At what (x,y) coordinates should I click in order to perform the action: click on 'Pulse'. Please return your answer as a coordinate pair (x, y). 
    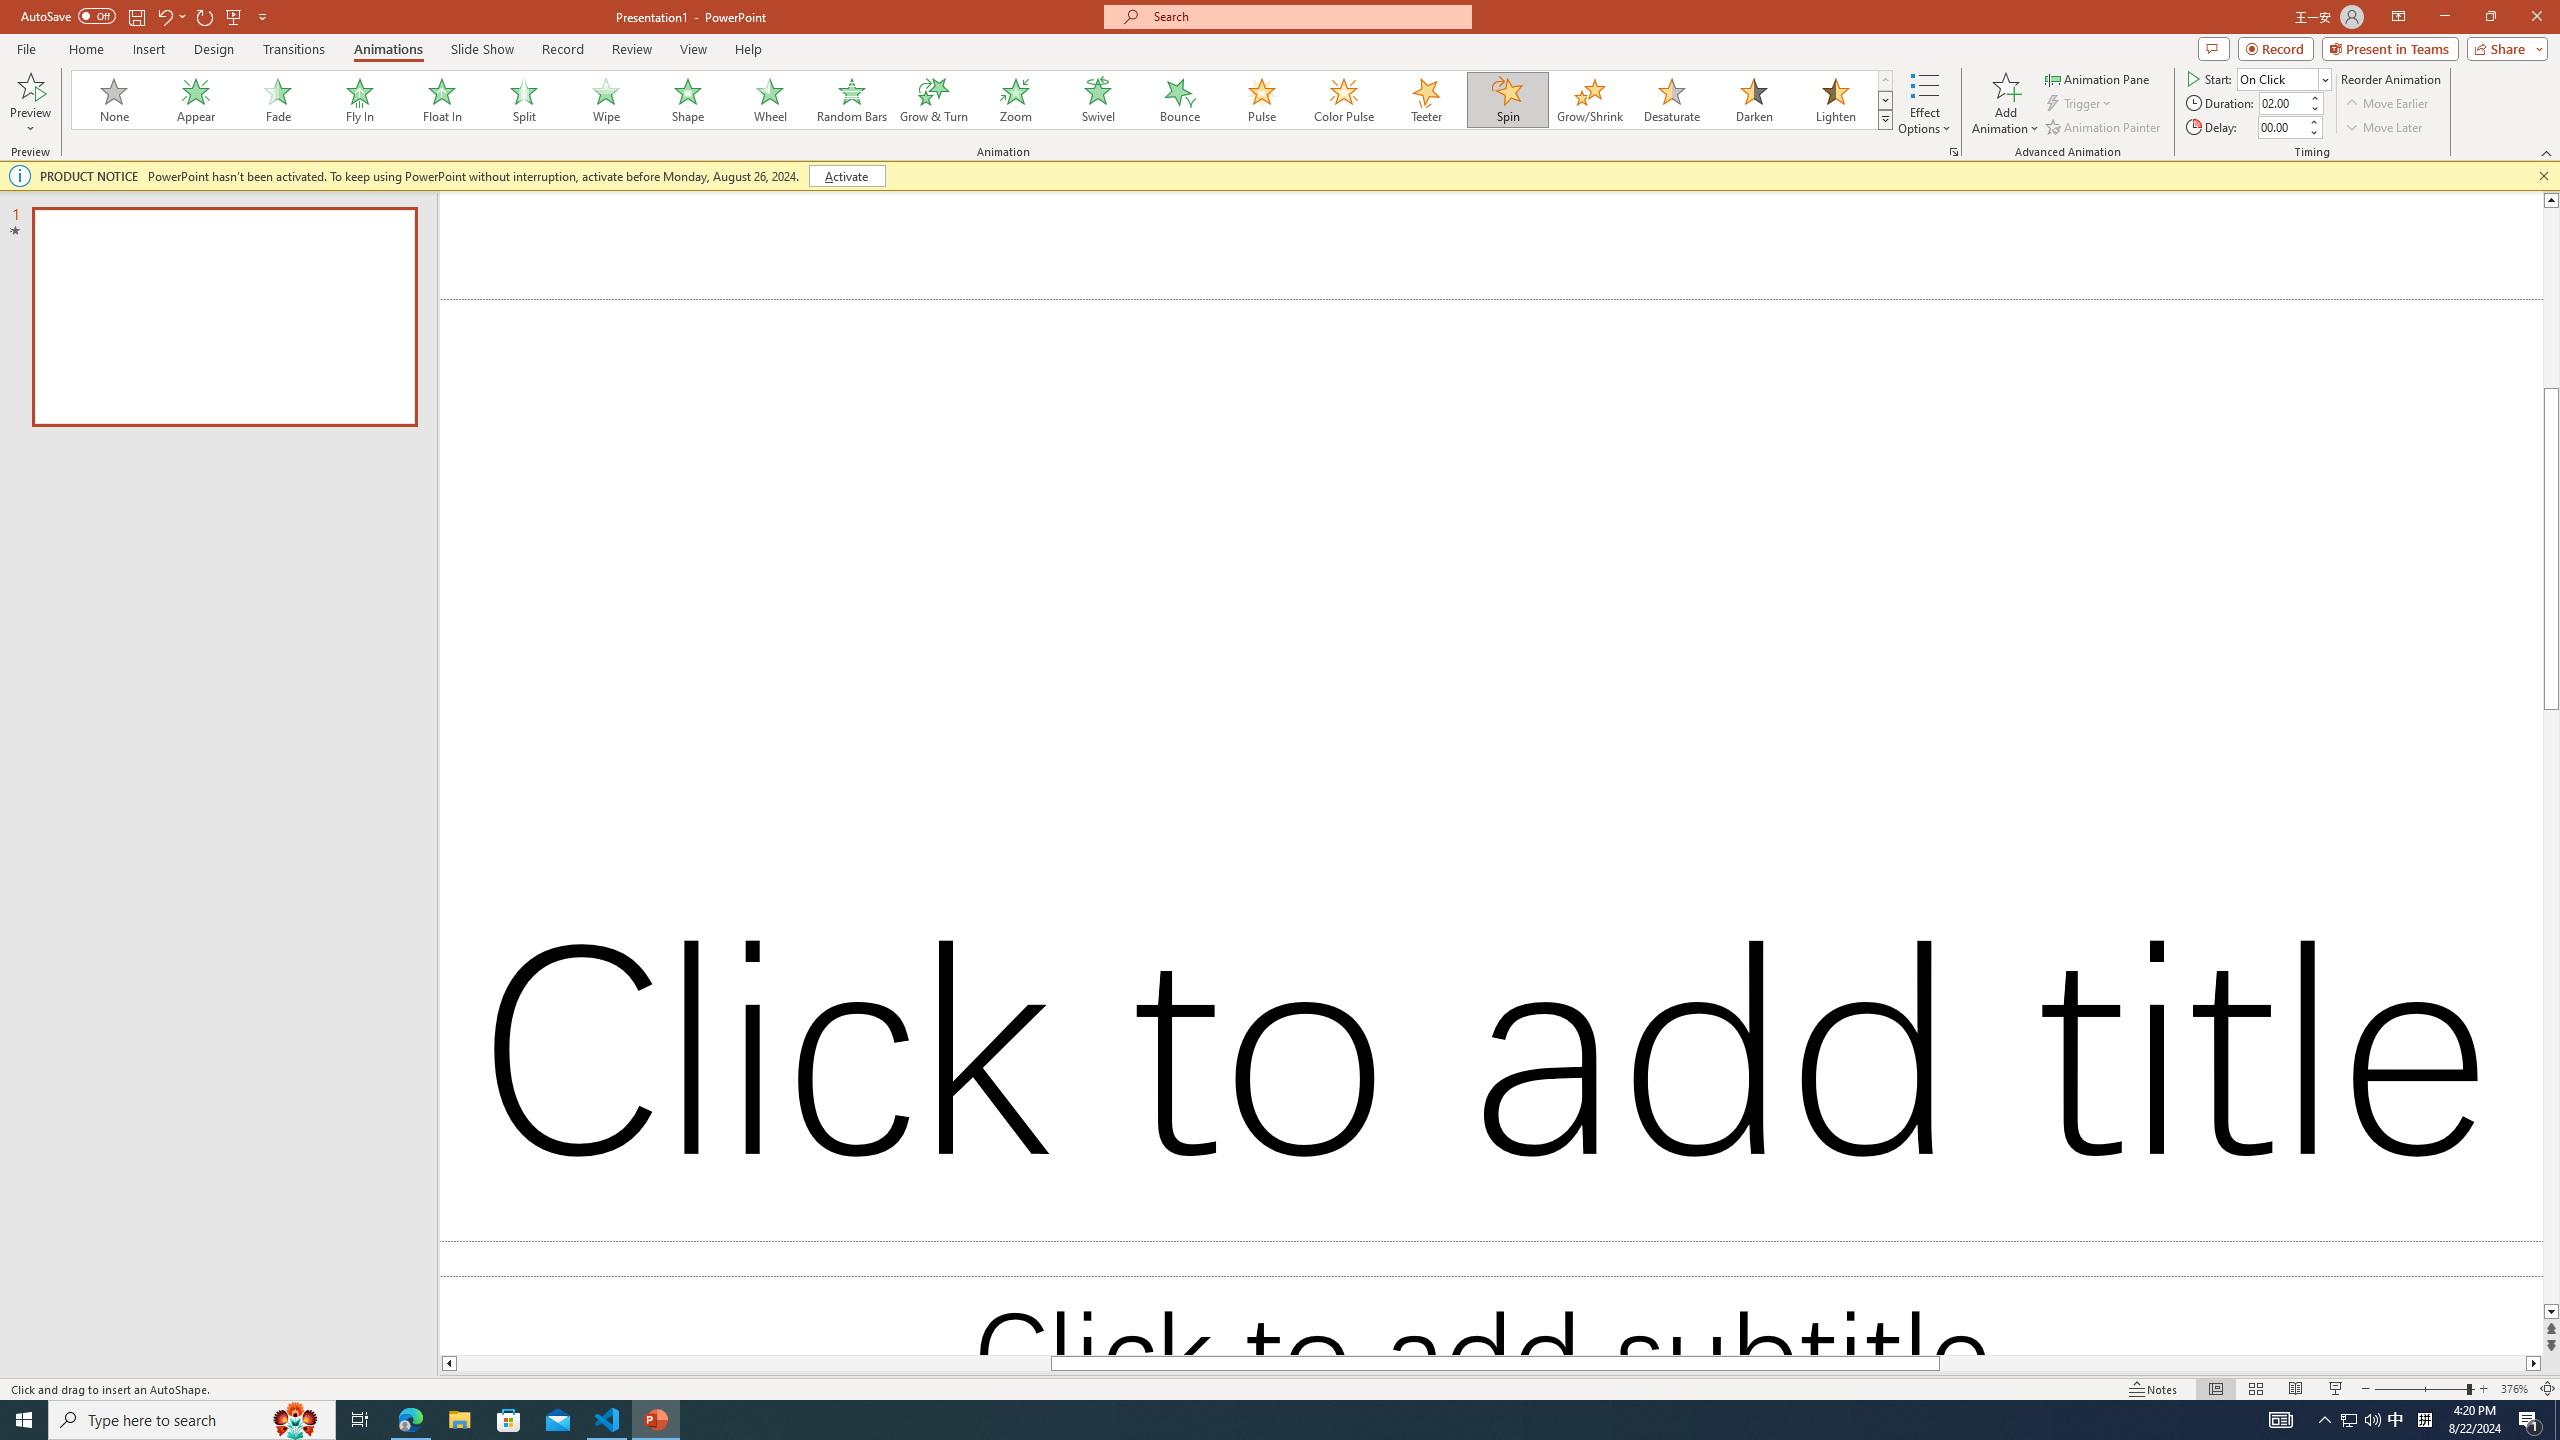
    Looking at the image, I should click on (1261, 99).